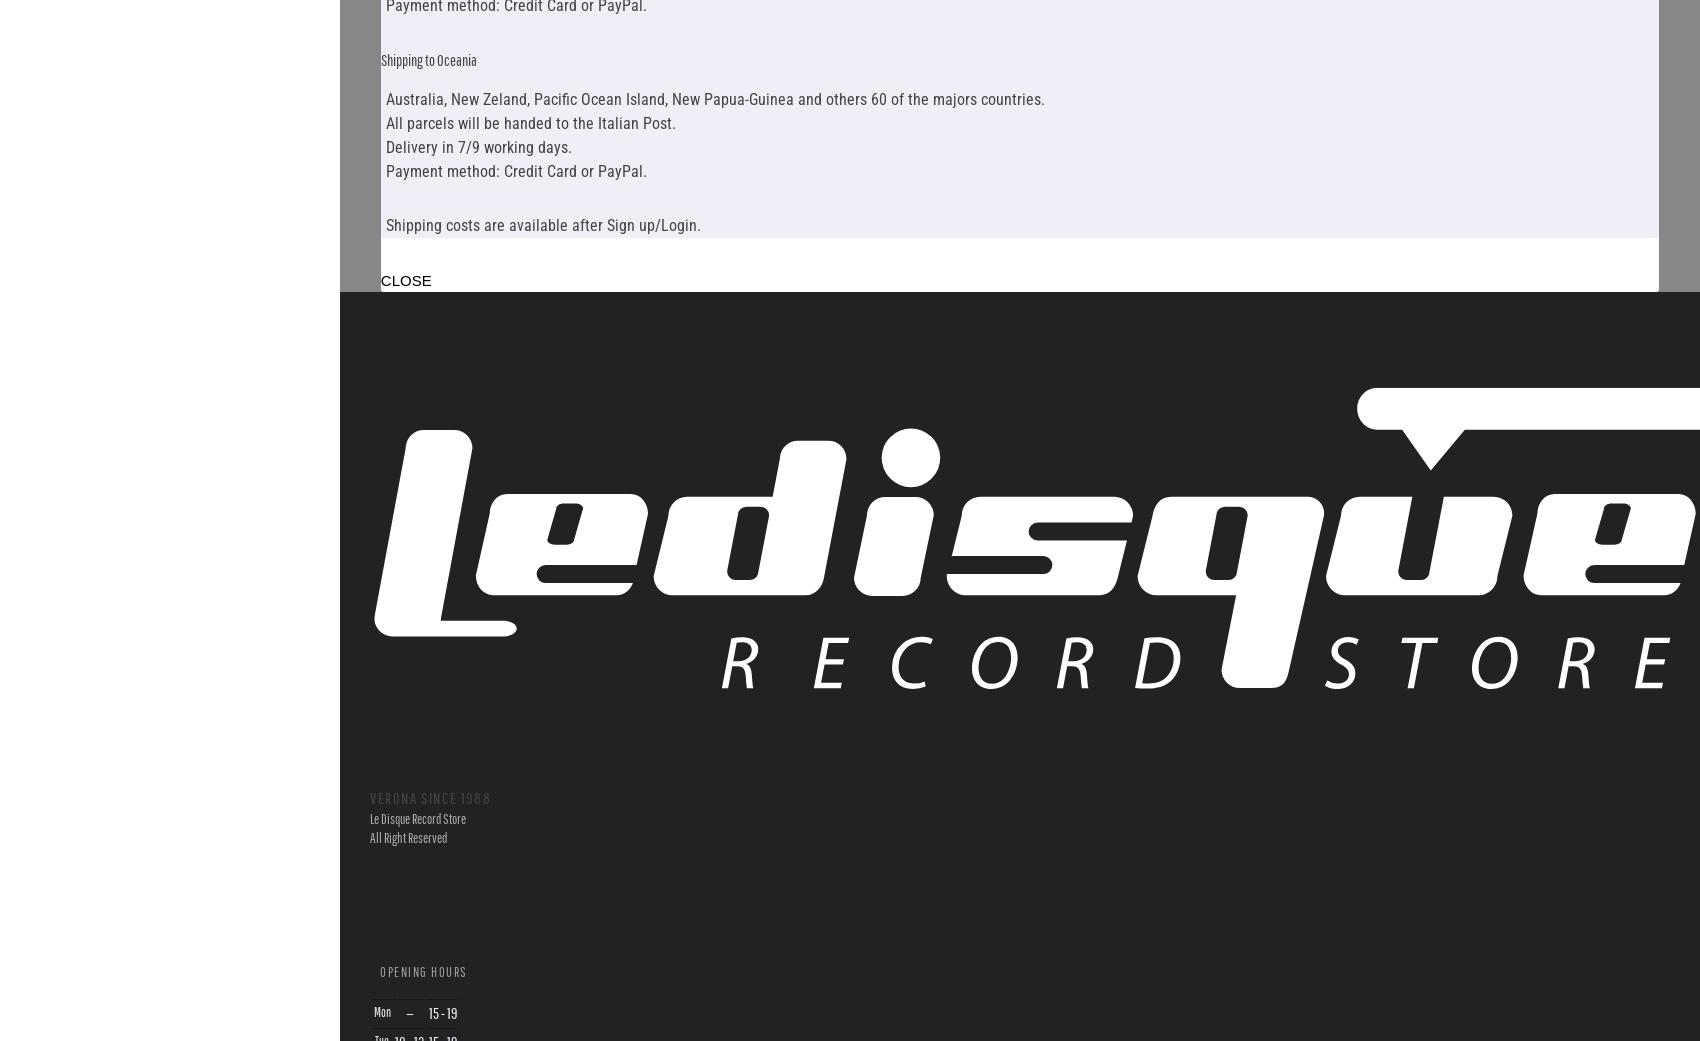  What do you see at coordinates (407, 837) in the screenshot?
I see `'All Right Reserved'` at bounding box center [407, 837].